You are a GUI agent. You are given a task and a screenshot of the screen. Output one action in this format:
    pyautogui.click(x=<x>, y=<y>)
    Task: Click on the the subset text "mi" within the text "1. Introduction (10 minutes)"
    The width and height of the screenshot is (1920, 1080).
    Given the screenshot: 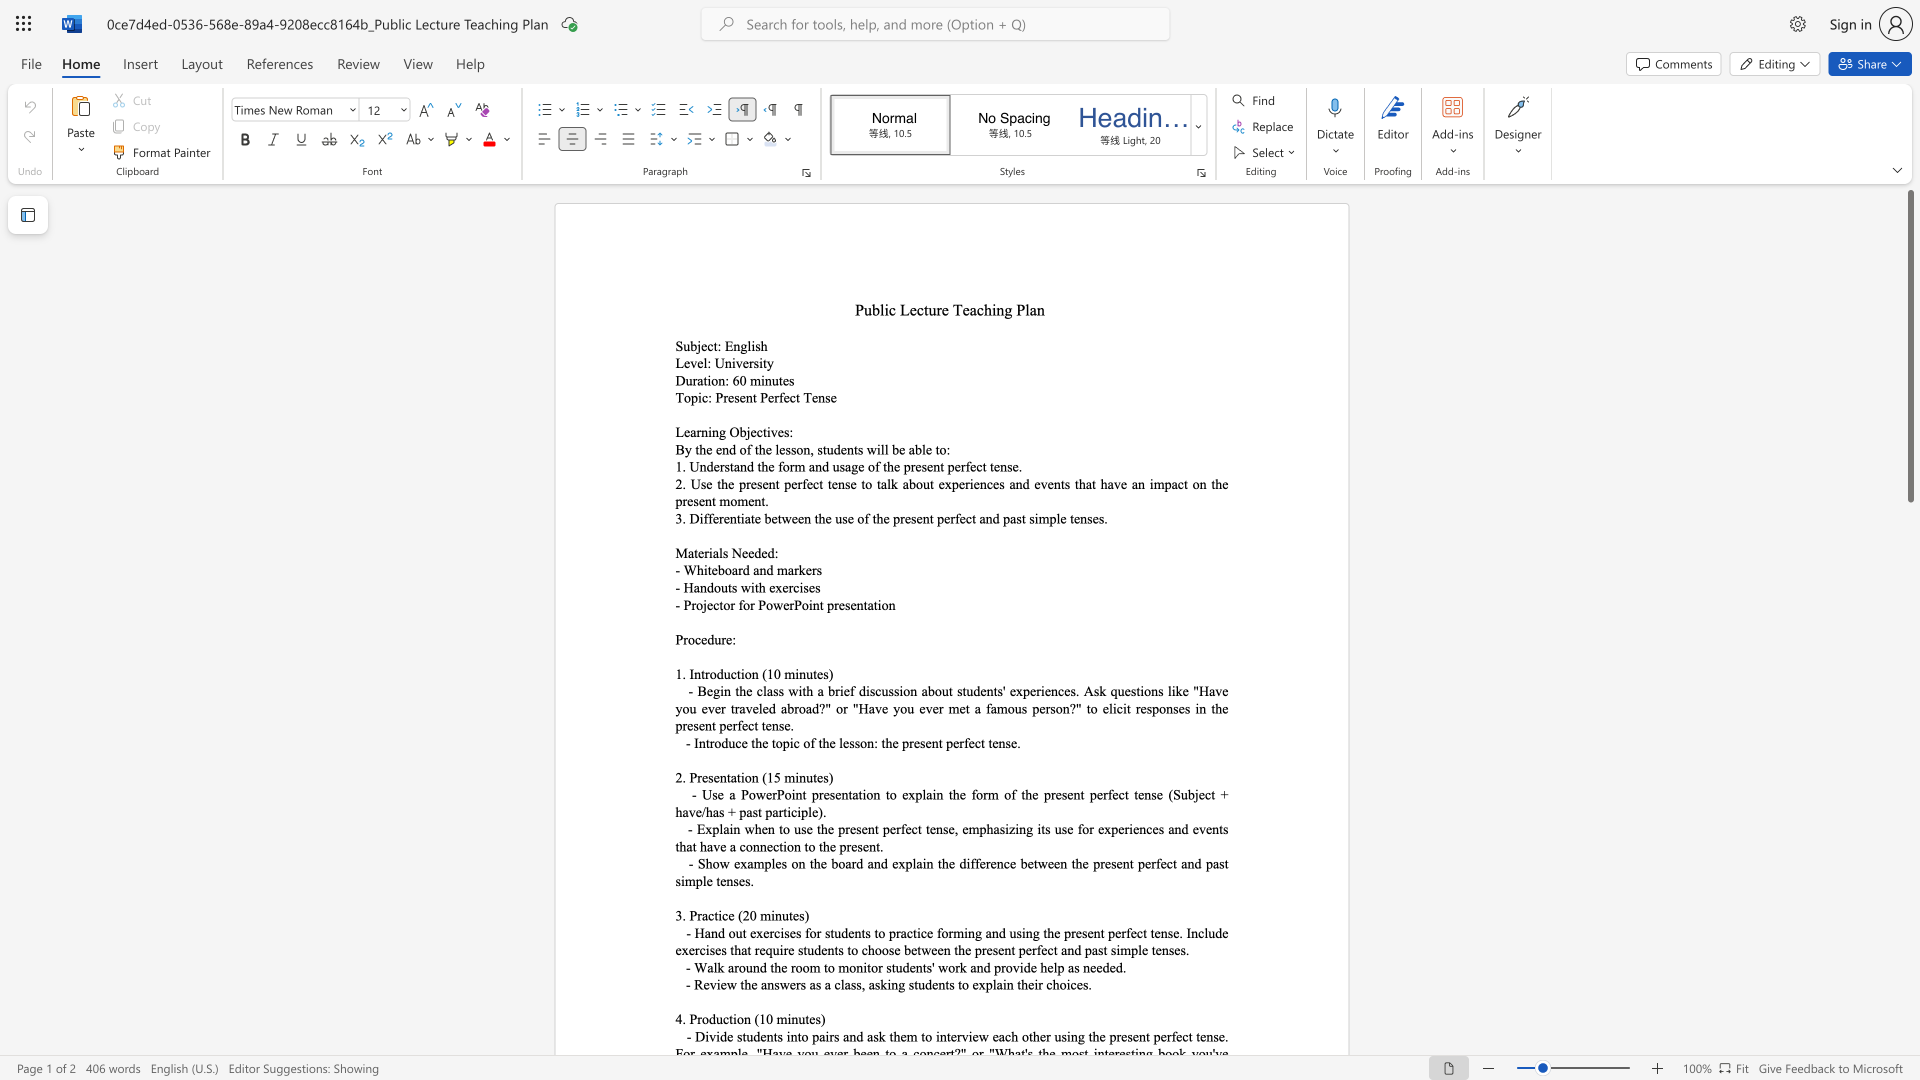 What is the action you would take?
    pyautogui.click(x=783, y=674)
    